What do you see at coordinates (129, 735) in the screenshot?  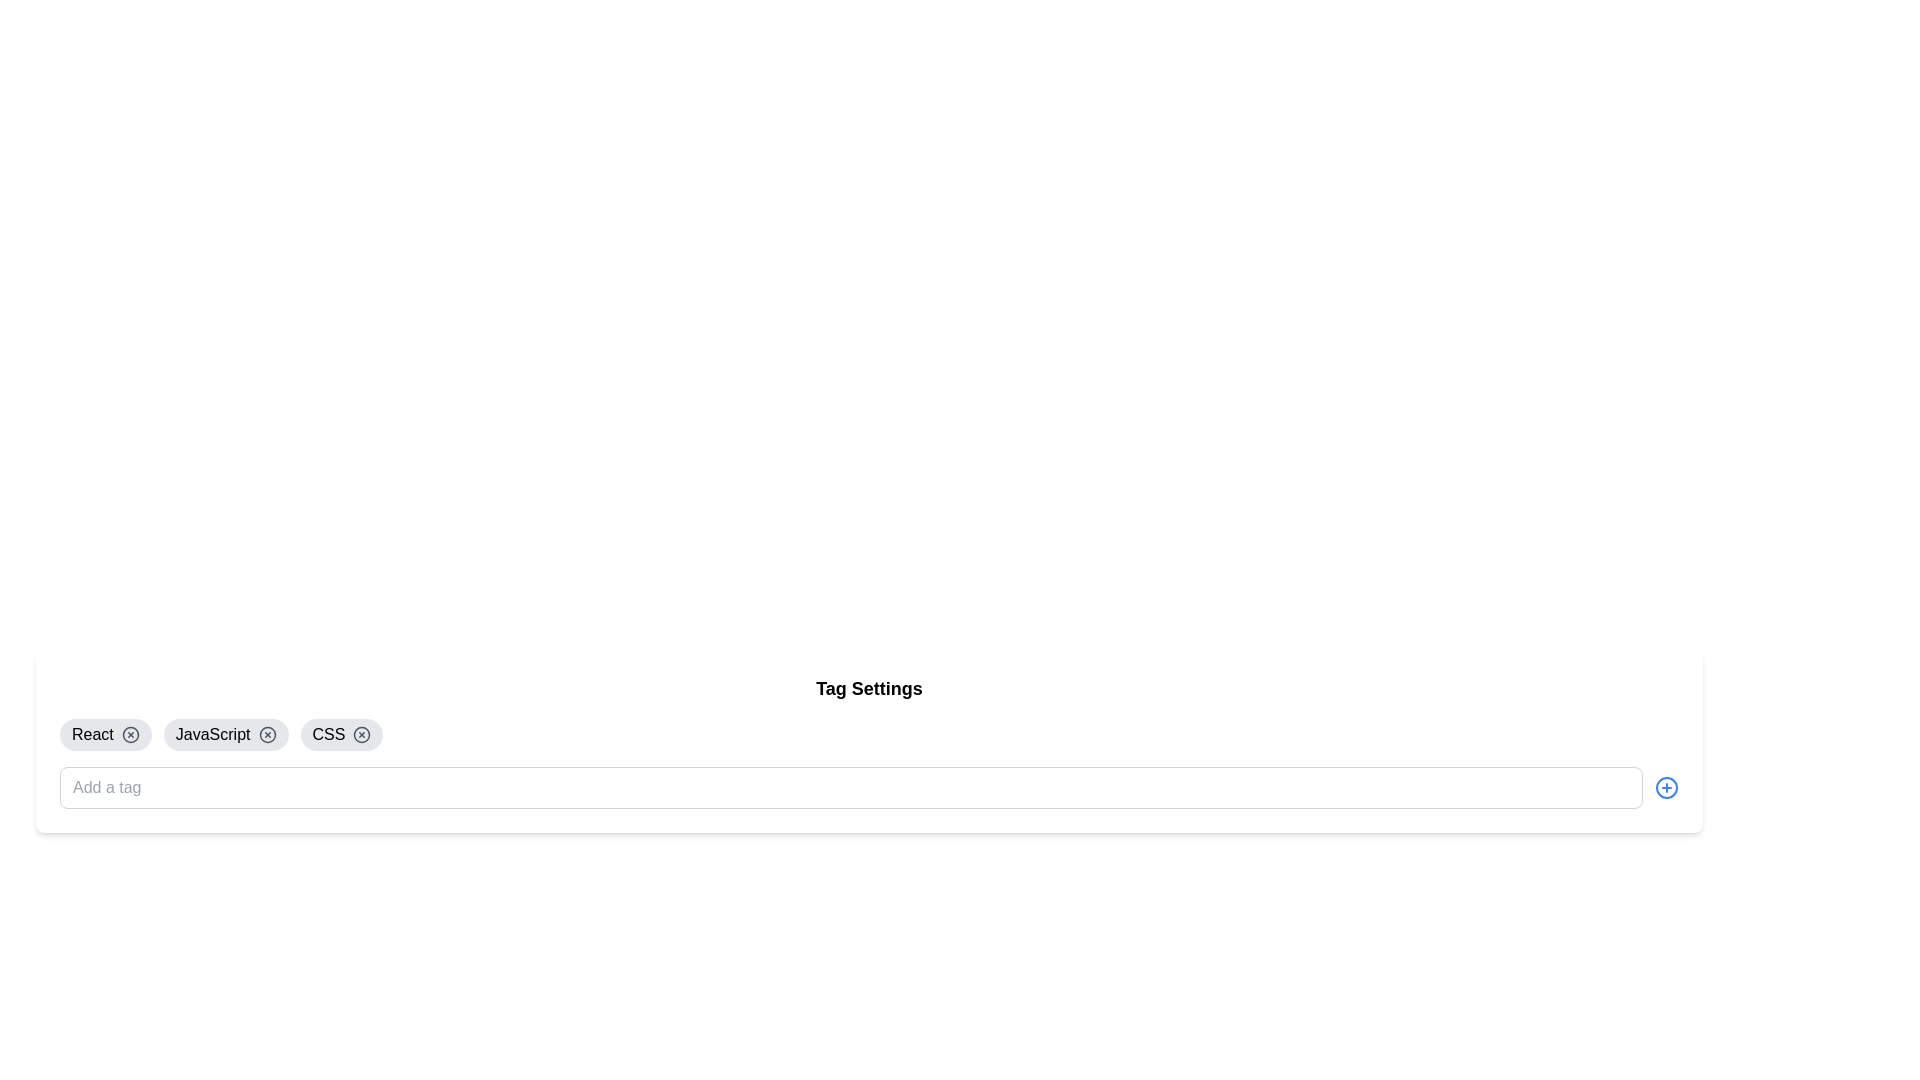 I see `the icon button with a circular outline and a cross mark inside it, located to the right of the text 'React'` at bounding box center [129, 735].